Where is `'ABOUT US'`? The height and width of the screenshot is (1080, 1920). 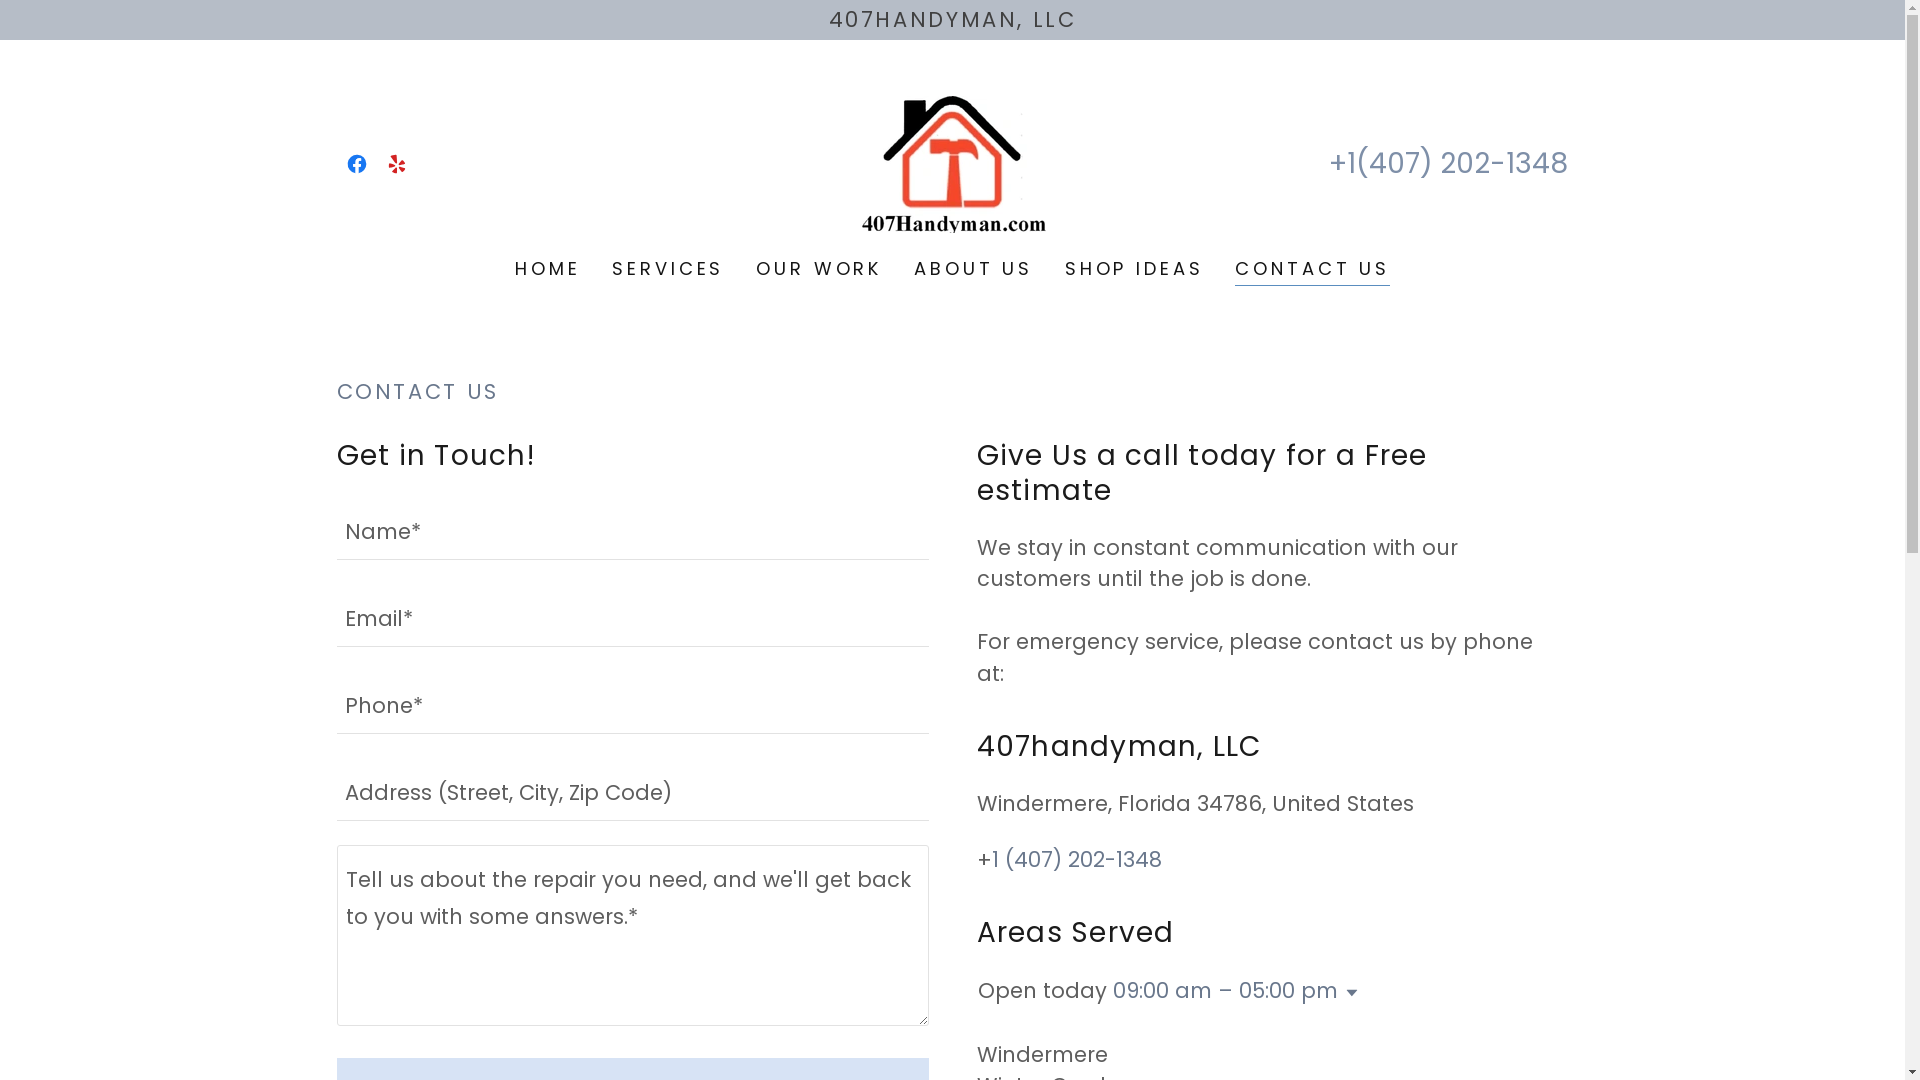 'ABOUT US' is located at coordinates (906, 266).